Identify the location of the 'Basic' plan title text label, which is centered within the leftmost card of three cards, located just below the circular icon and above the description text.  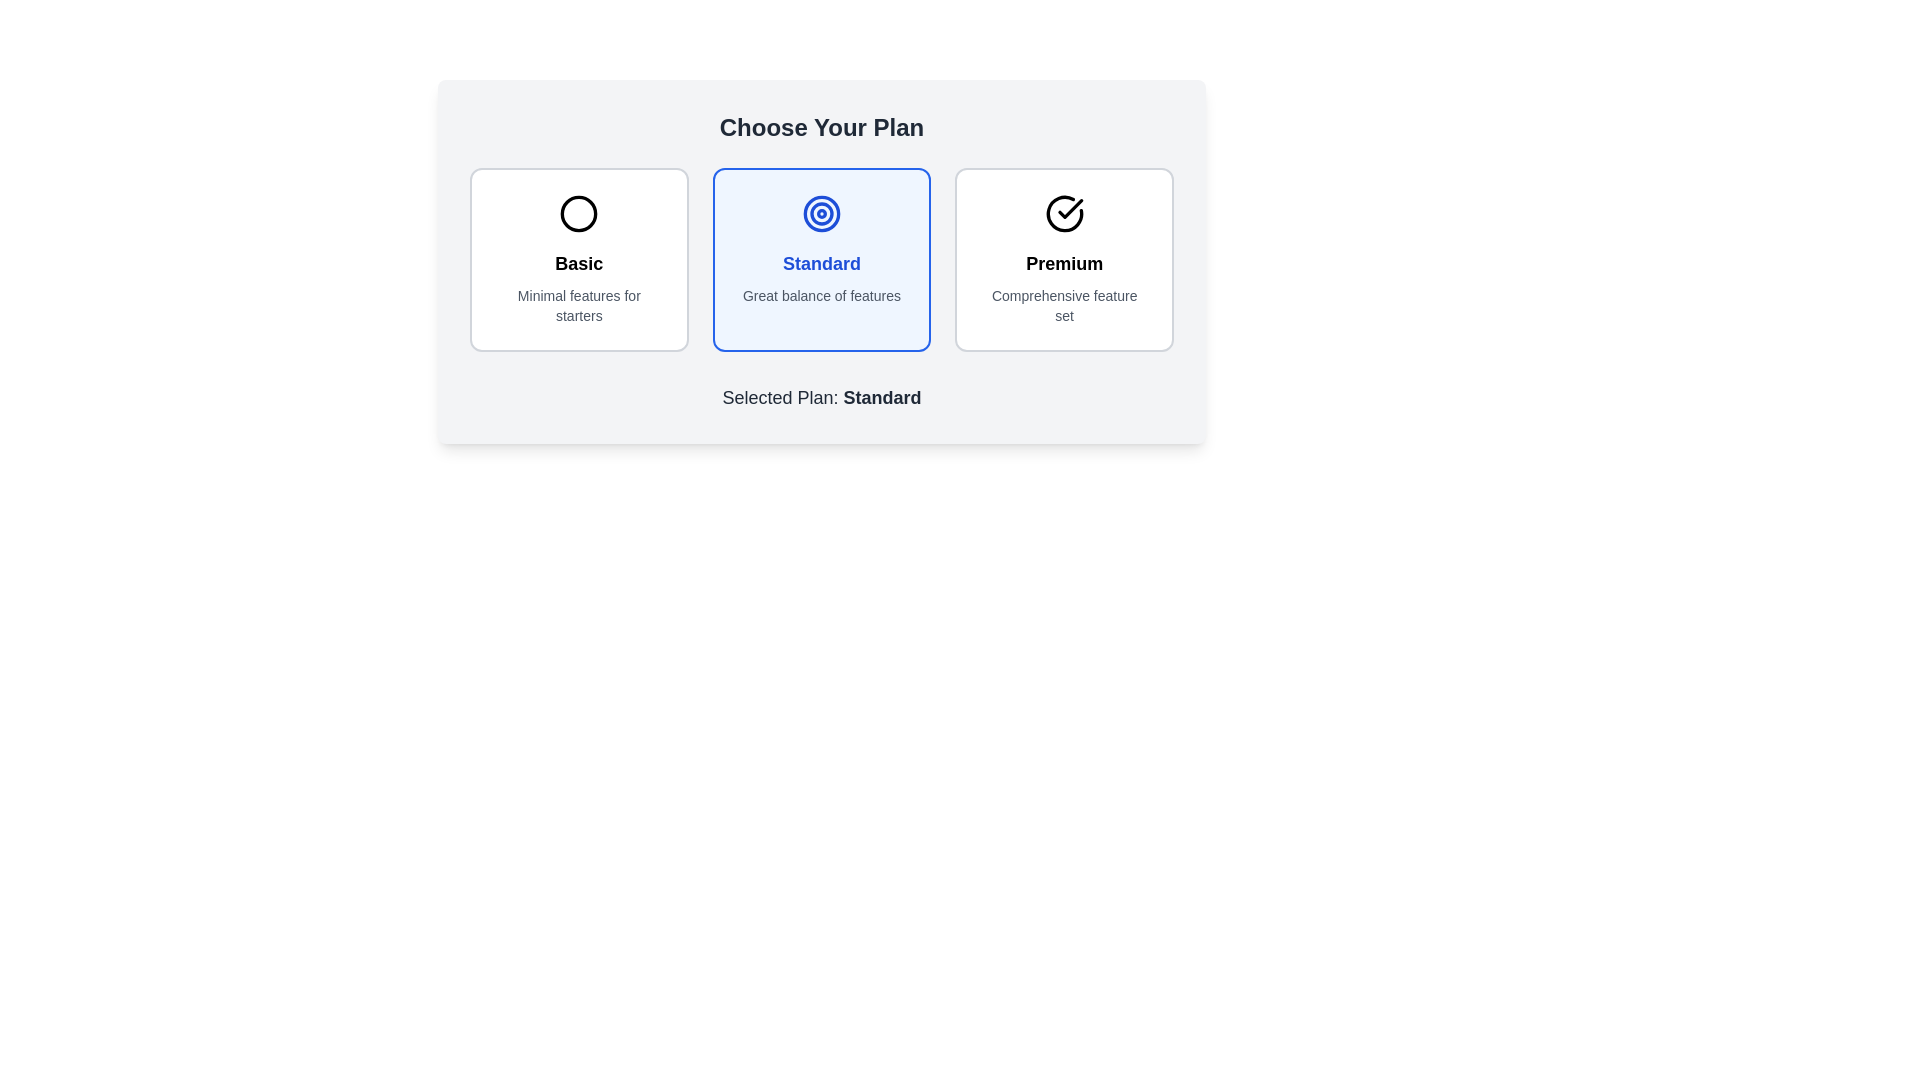
(578, 262).